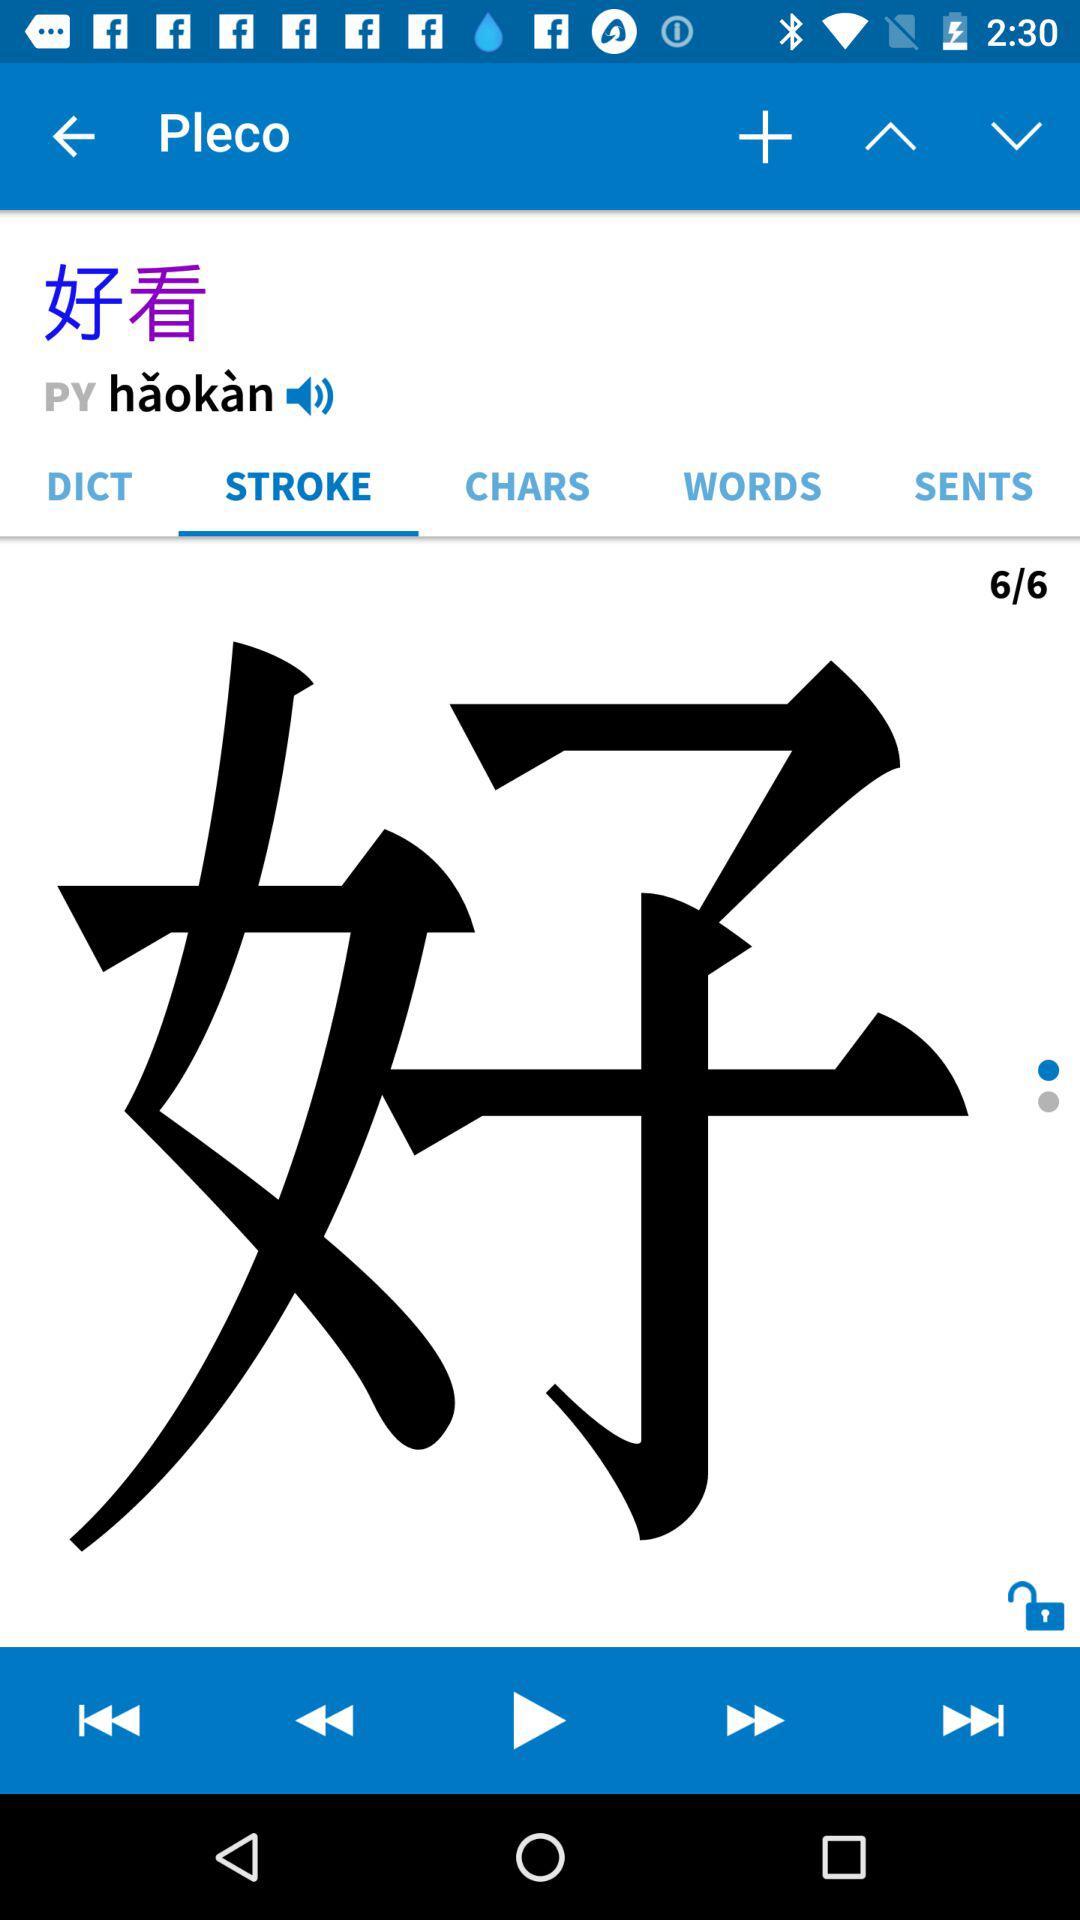 Image resolution: width=1080 pixels, height=1920 pixels. I want to click on the av_rewind icon, so click(108, 1719).